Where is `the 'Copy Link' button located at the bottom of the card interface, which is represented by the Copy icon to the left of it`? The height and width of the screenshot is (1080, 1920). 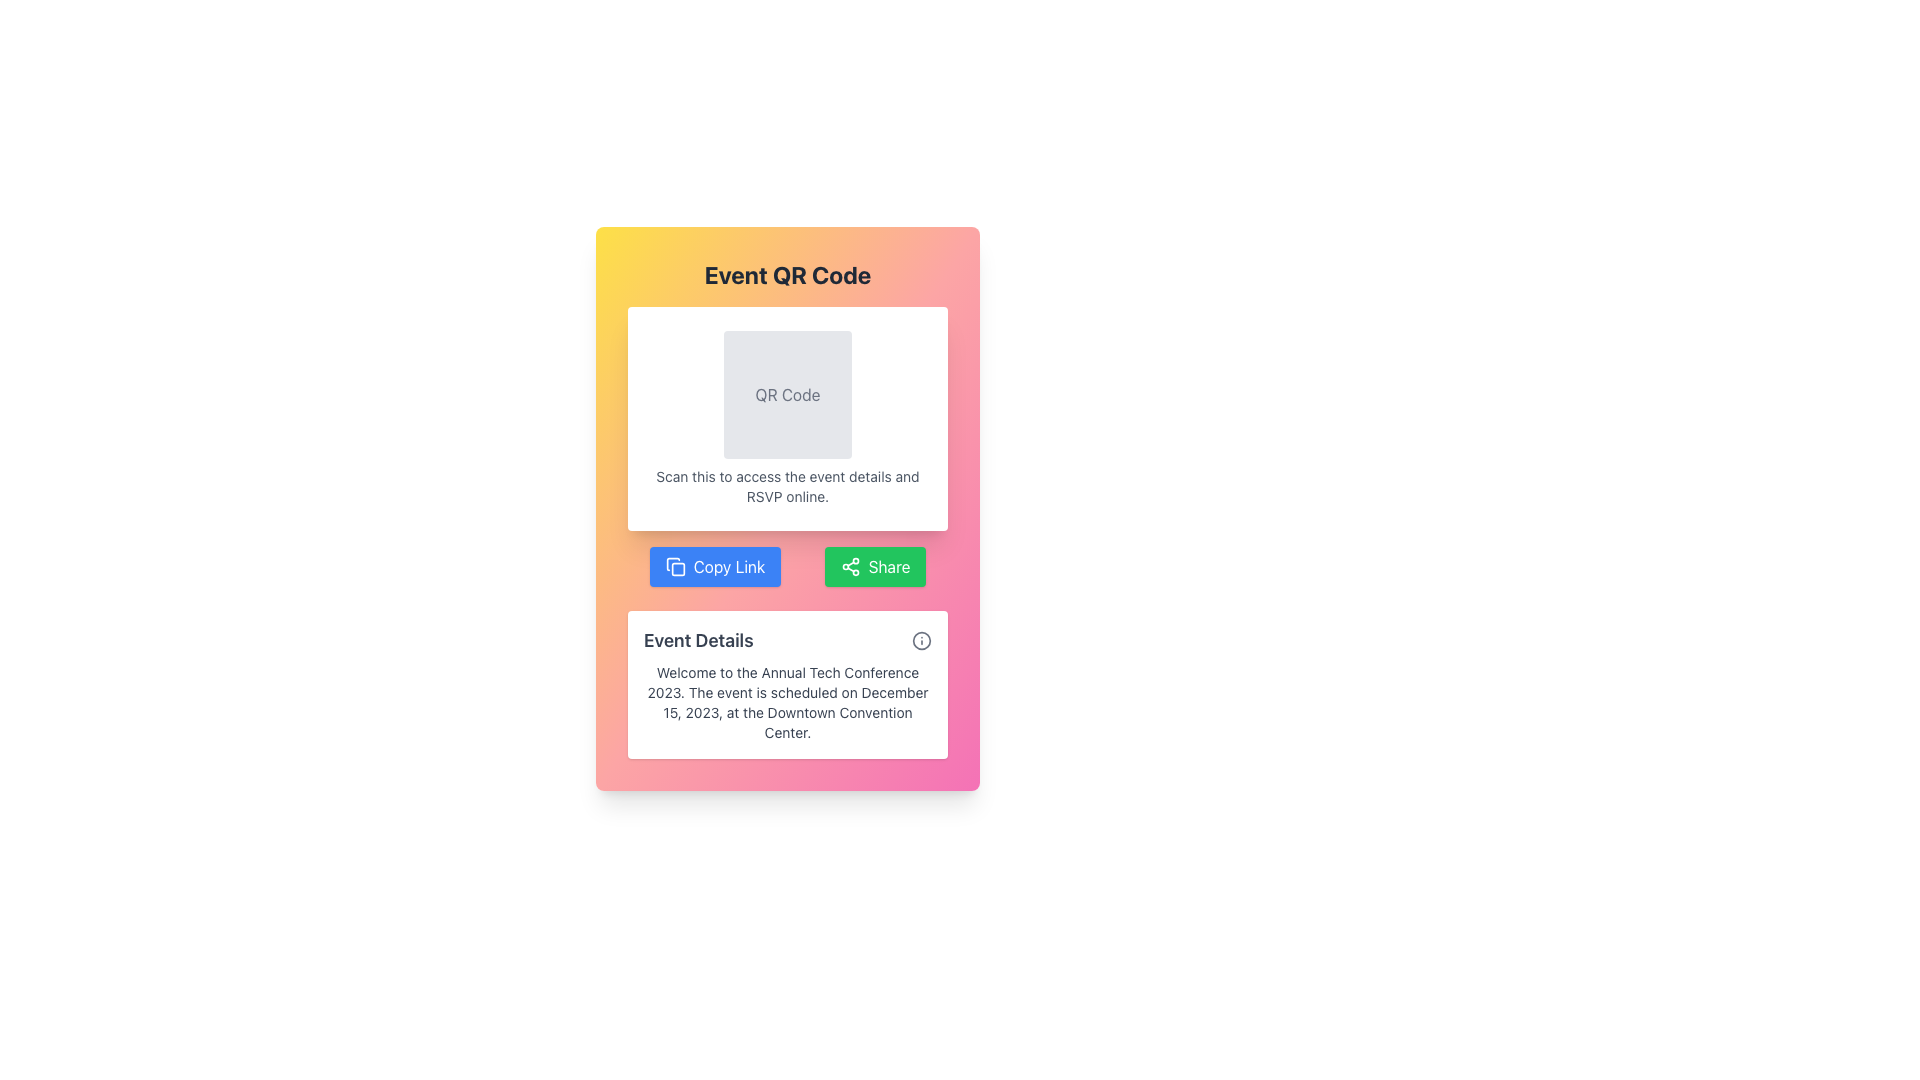
the 'Copy Link' button located at the bottom of the card interface, which is represented by the Copy icon to the left of it is located at coordinates (675, 567).